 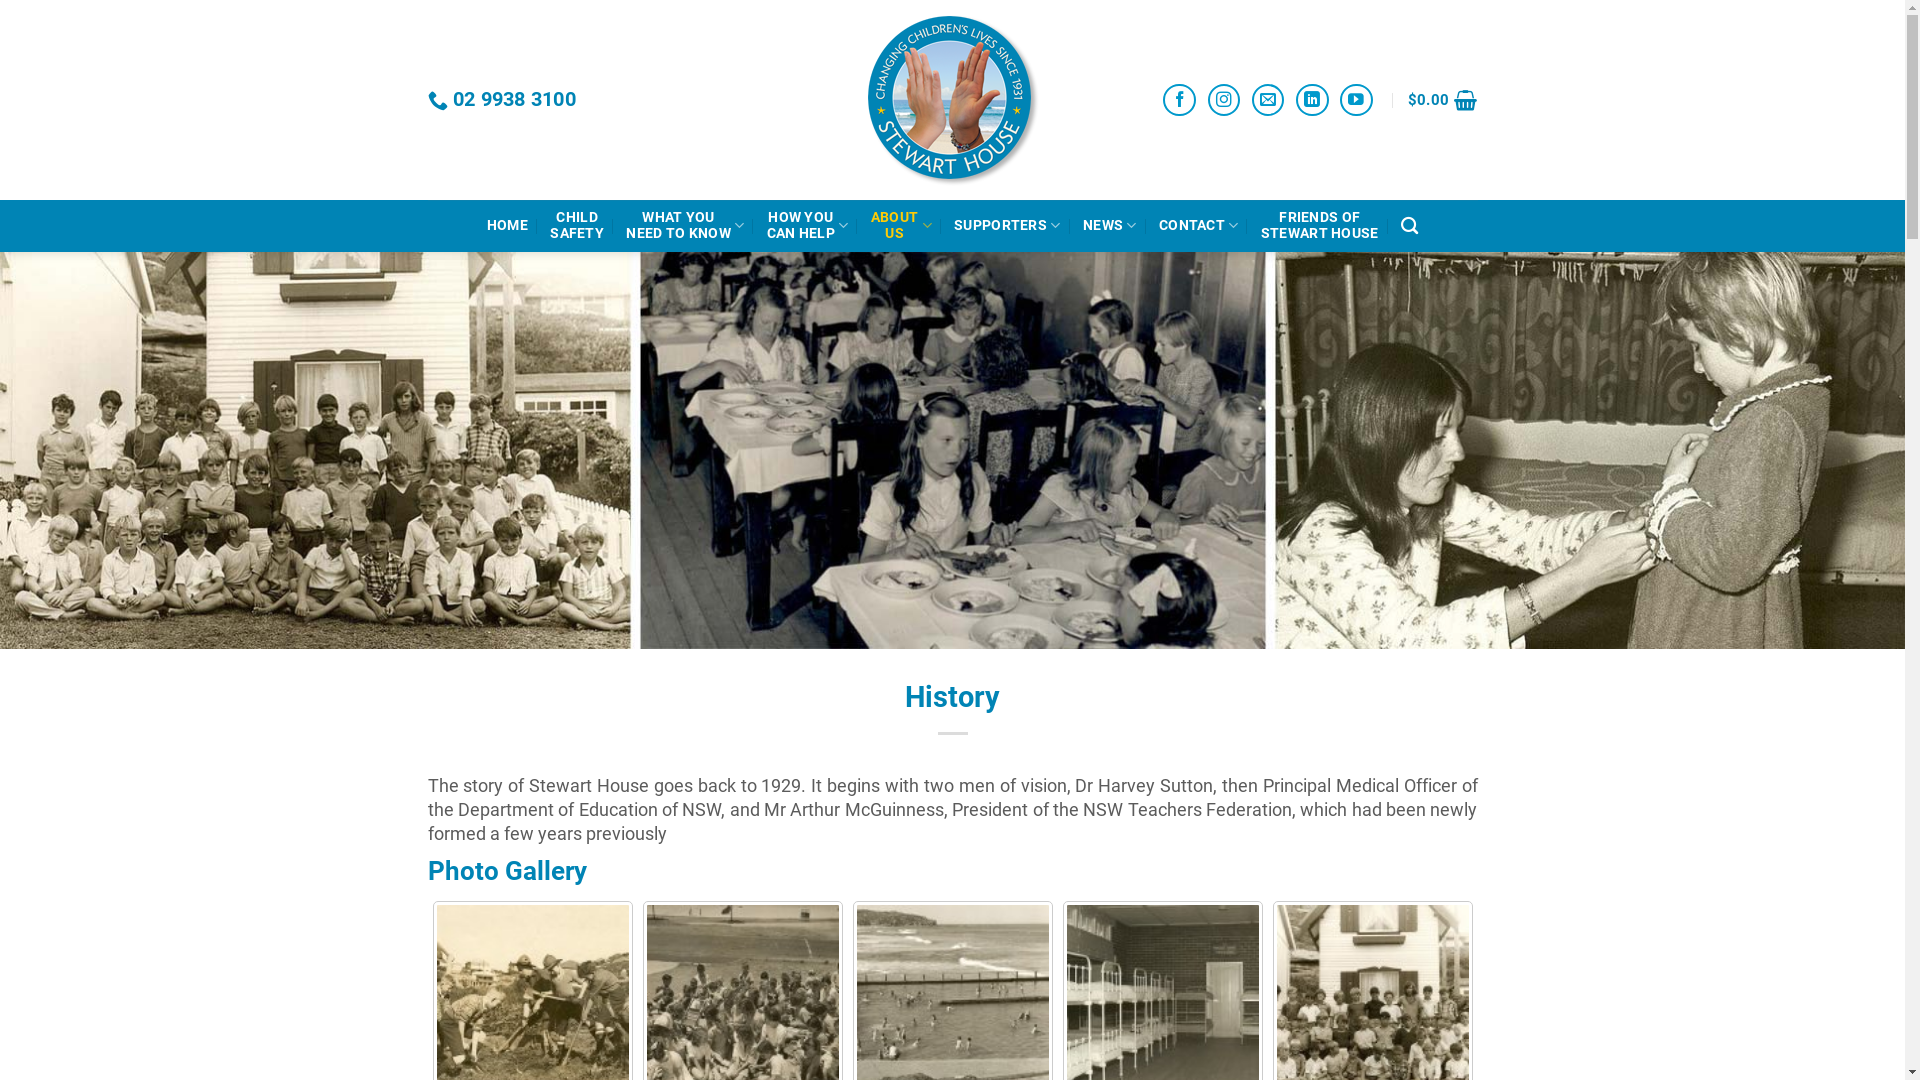 What do you see at coordinates (1443, 100) in the screenshot?
I see `'$0.00'` at bounding box center [1443, 100].